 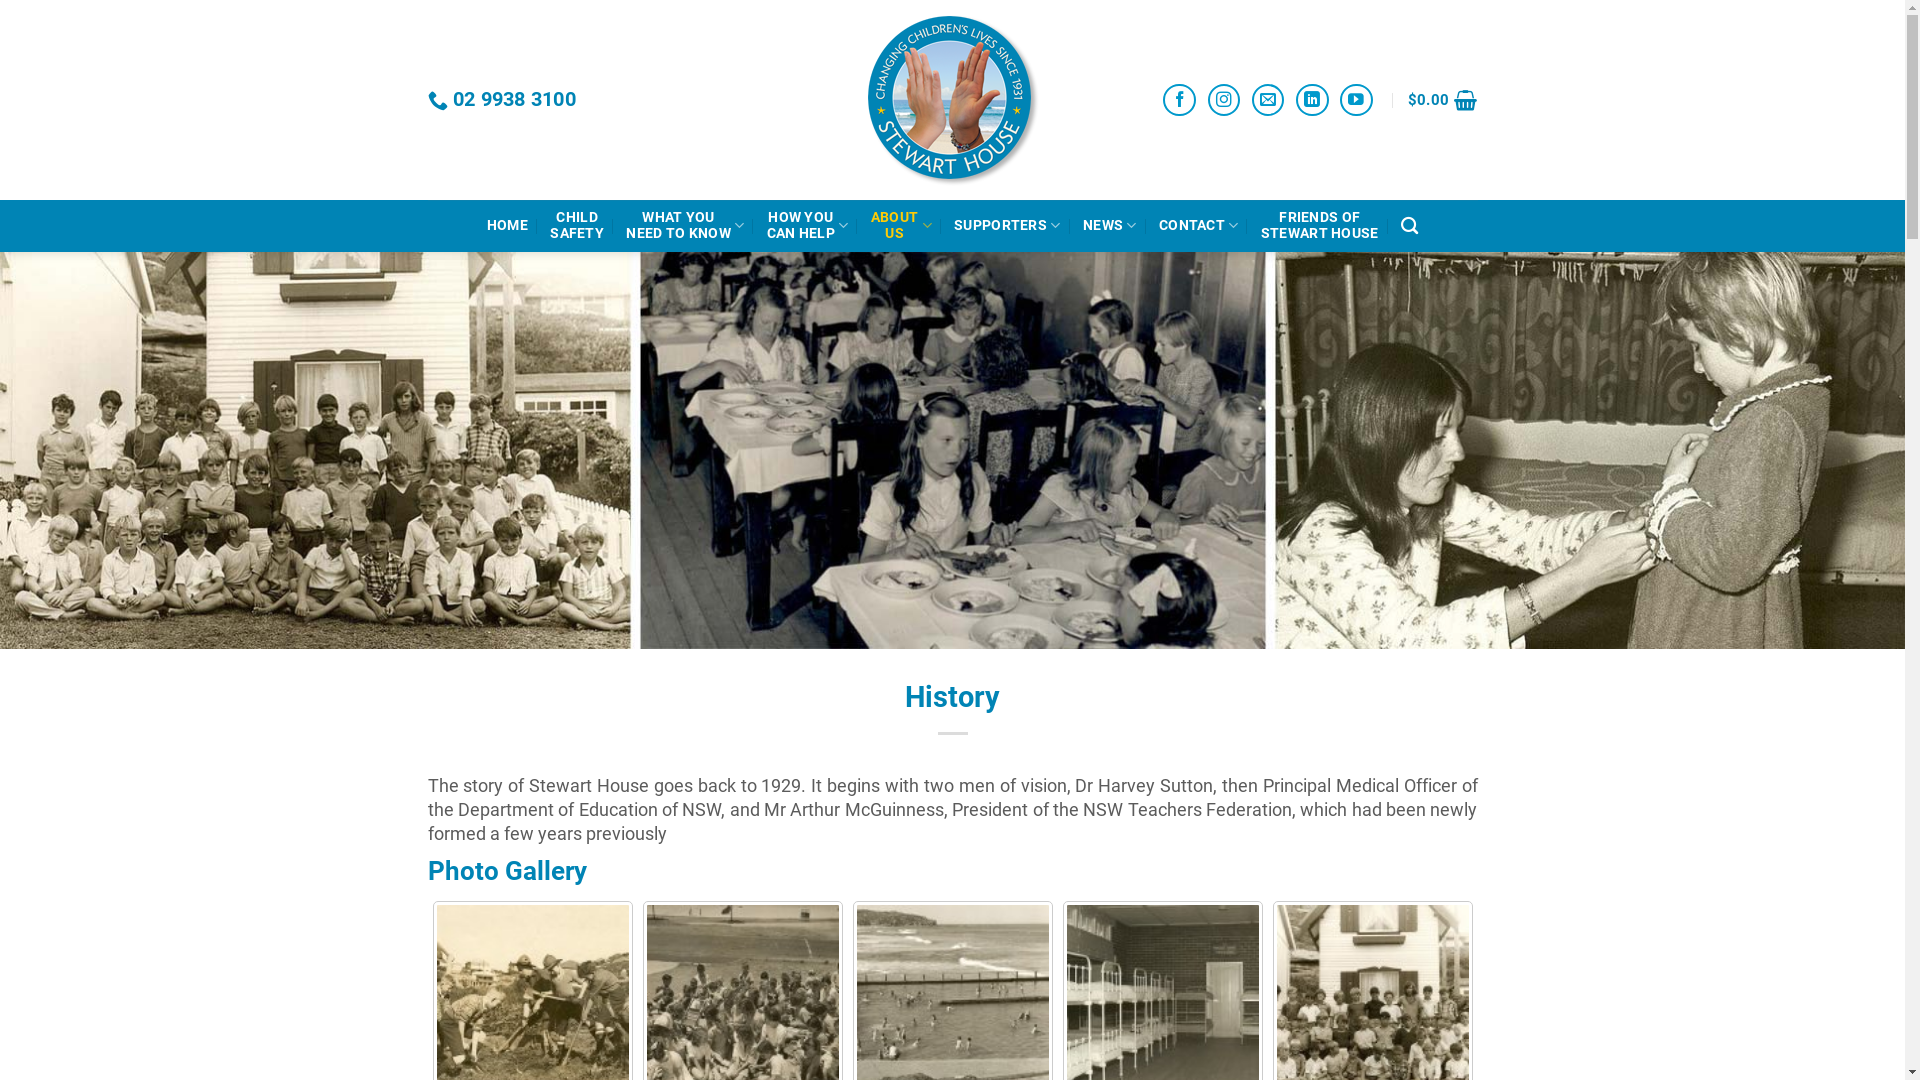 What do you see at coordinates (1443, 100) in the screenshot?
I see `'$0.00'` at bounding box center [1443, 100].